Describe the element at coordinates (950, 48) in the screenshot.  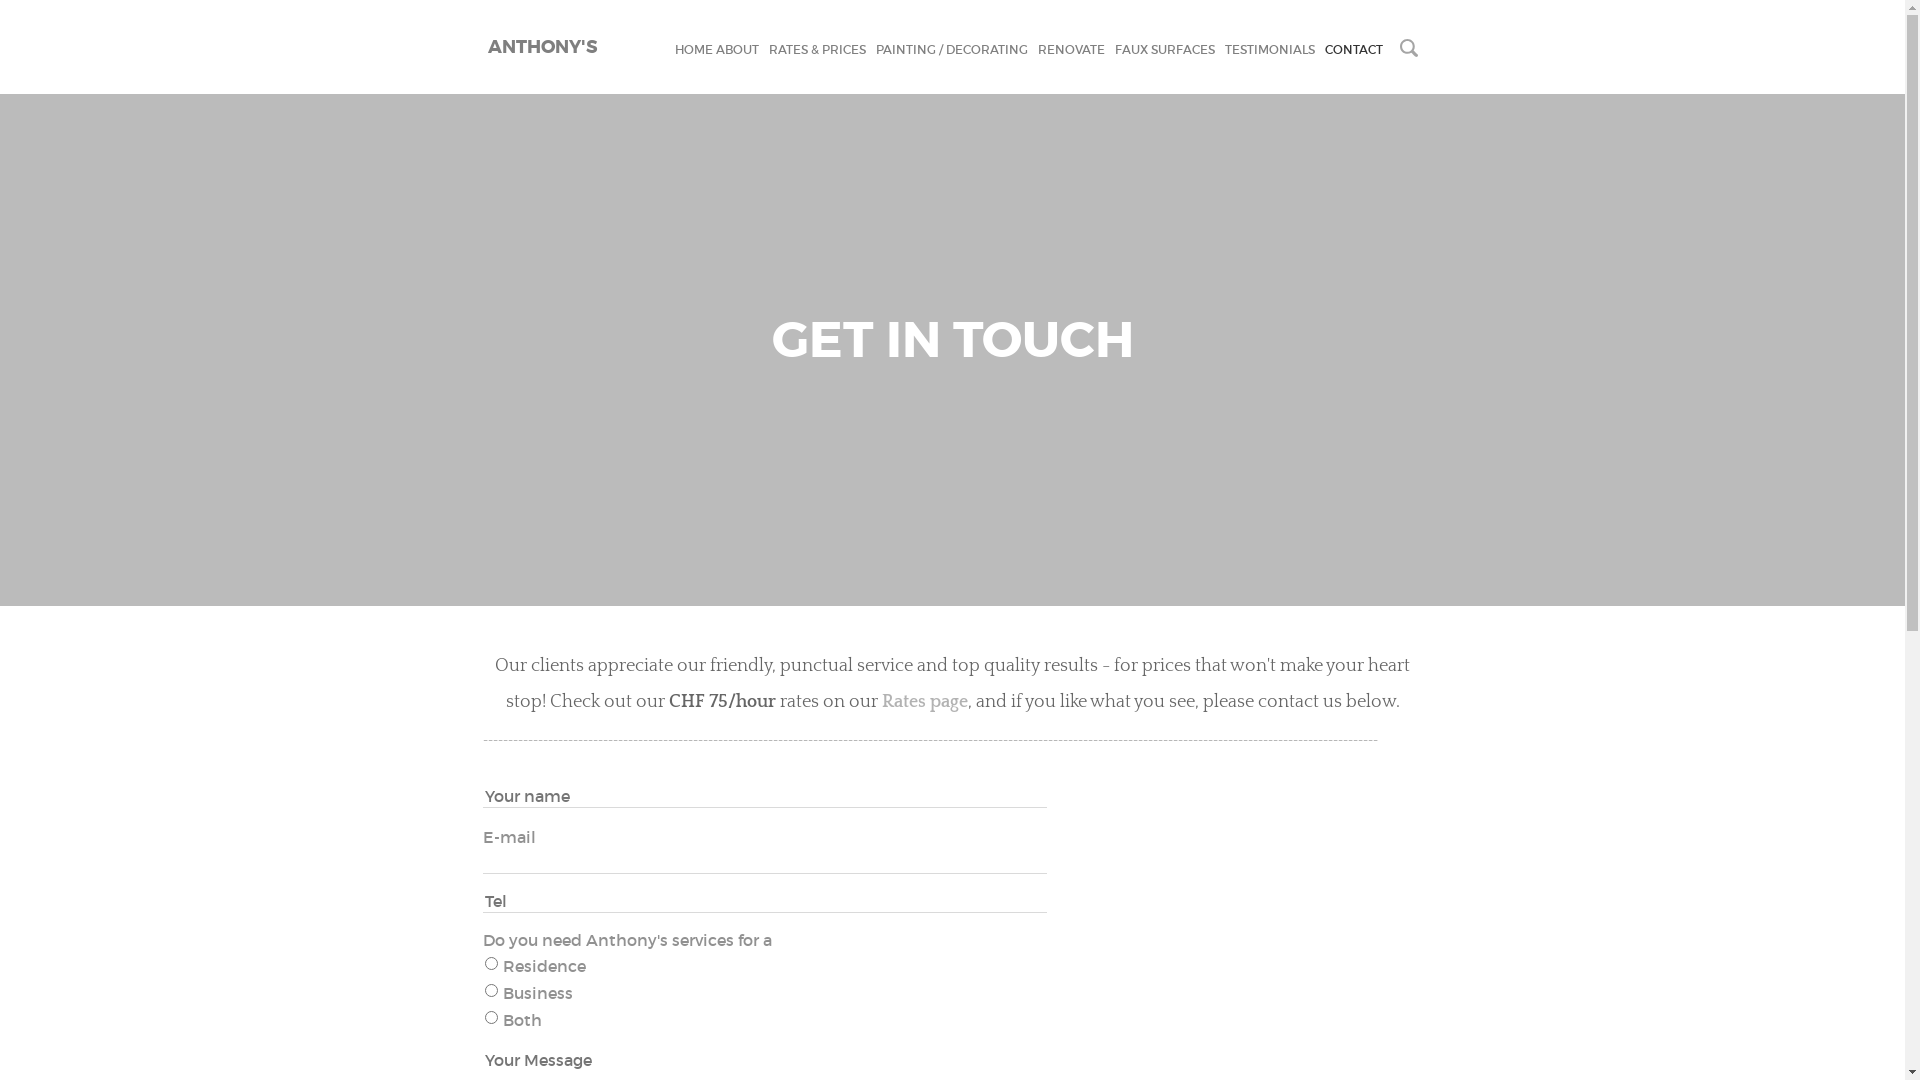
I see `'PAINTING / DECORATING'` at that location.